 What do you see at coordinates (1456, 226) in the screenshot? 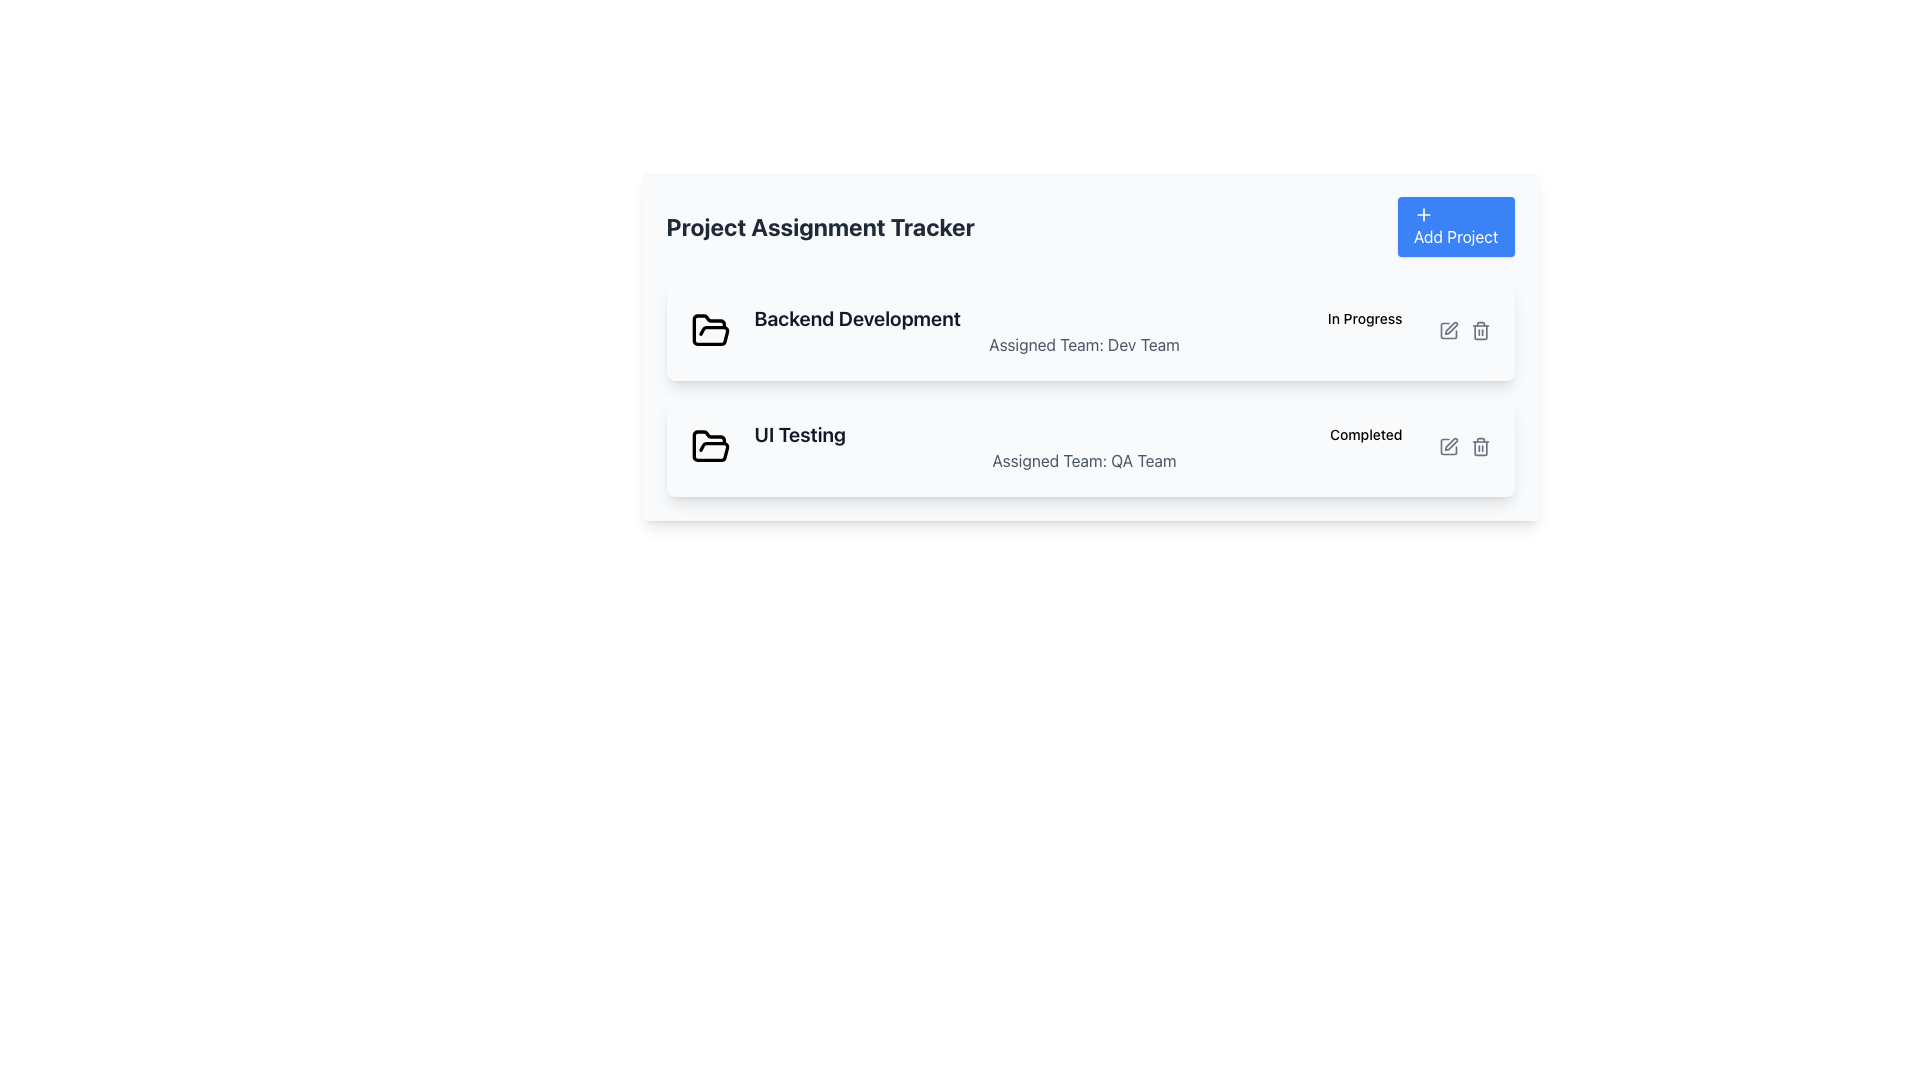
I see `the 'Add Project' button located at the top-right corner of the 'Project Assignment Tracker' header` at bounding box center [1456, 226].